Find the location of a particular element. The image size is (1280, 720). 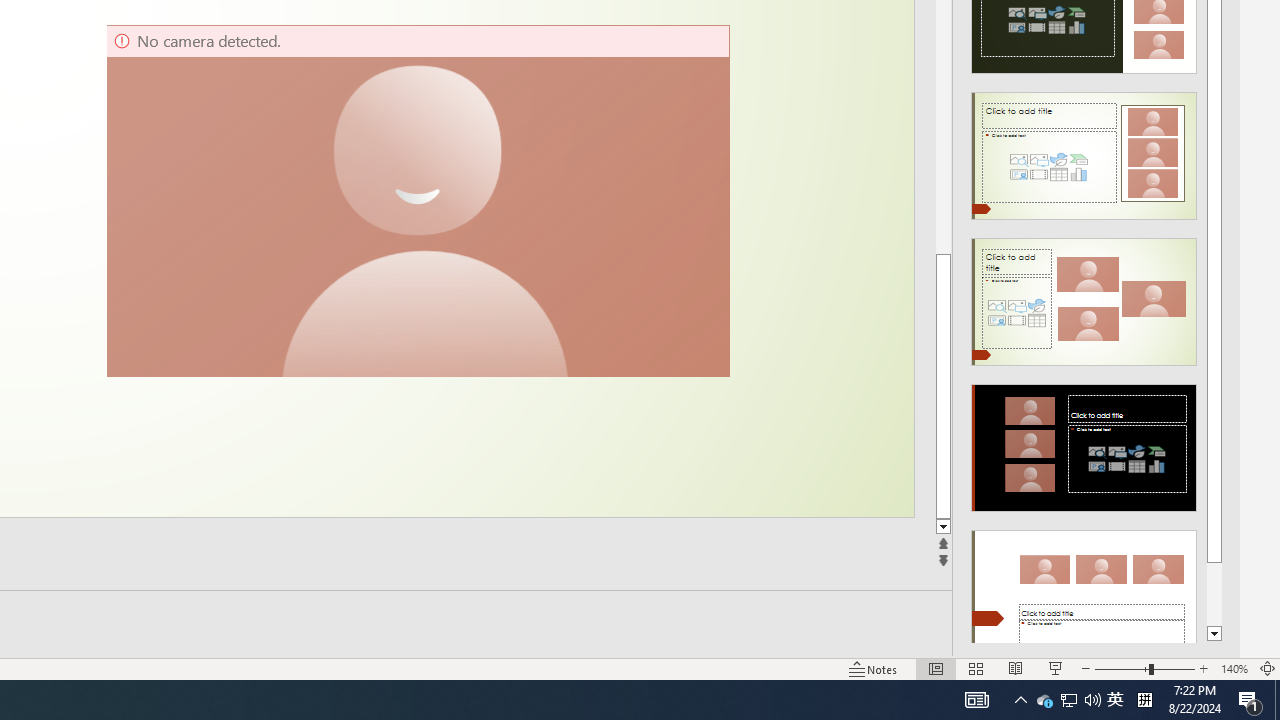

'Line down' is located at coordinates (942, 526).